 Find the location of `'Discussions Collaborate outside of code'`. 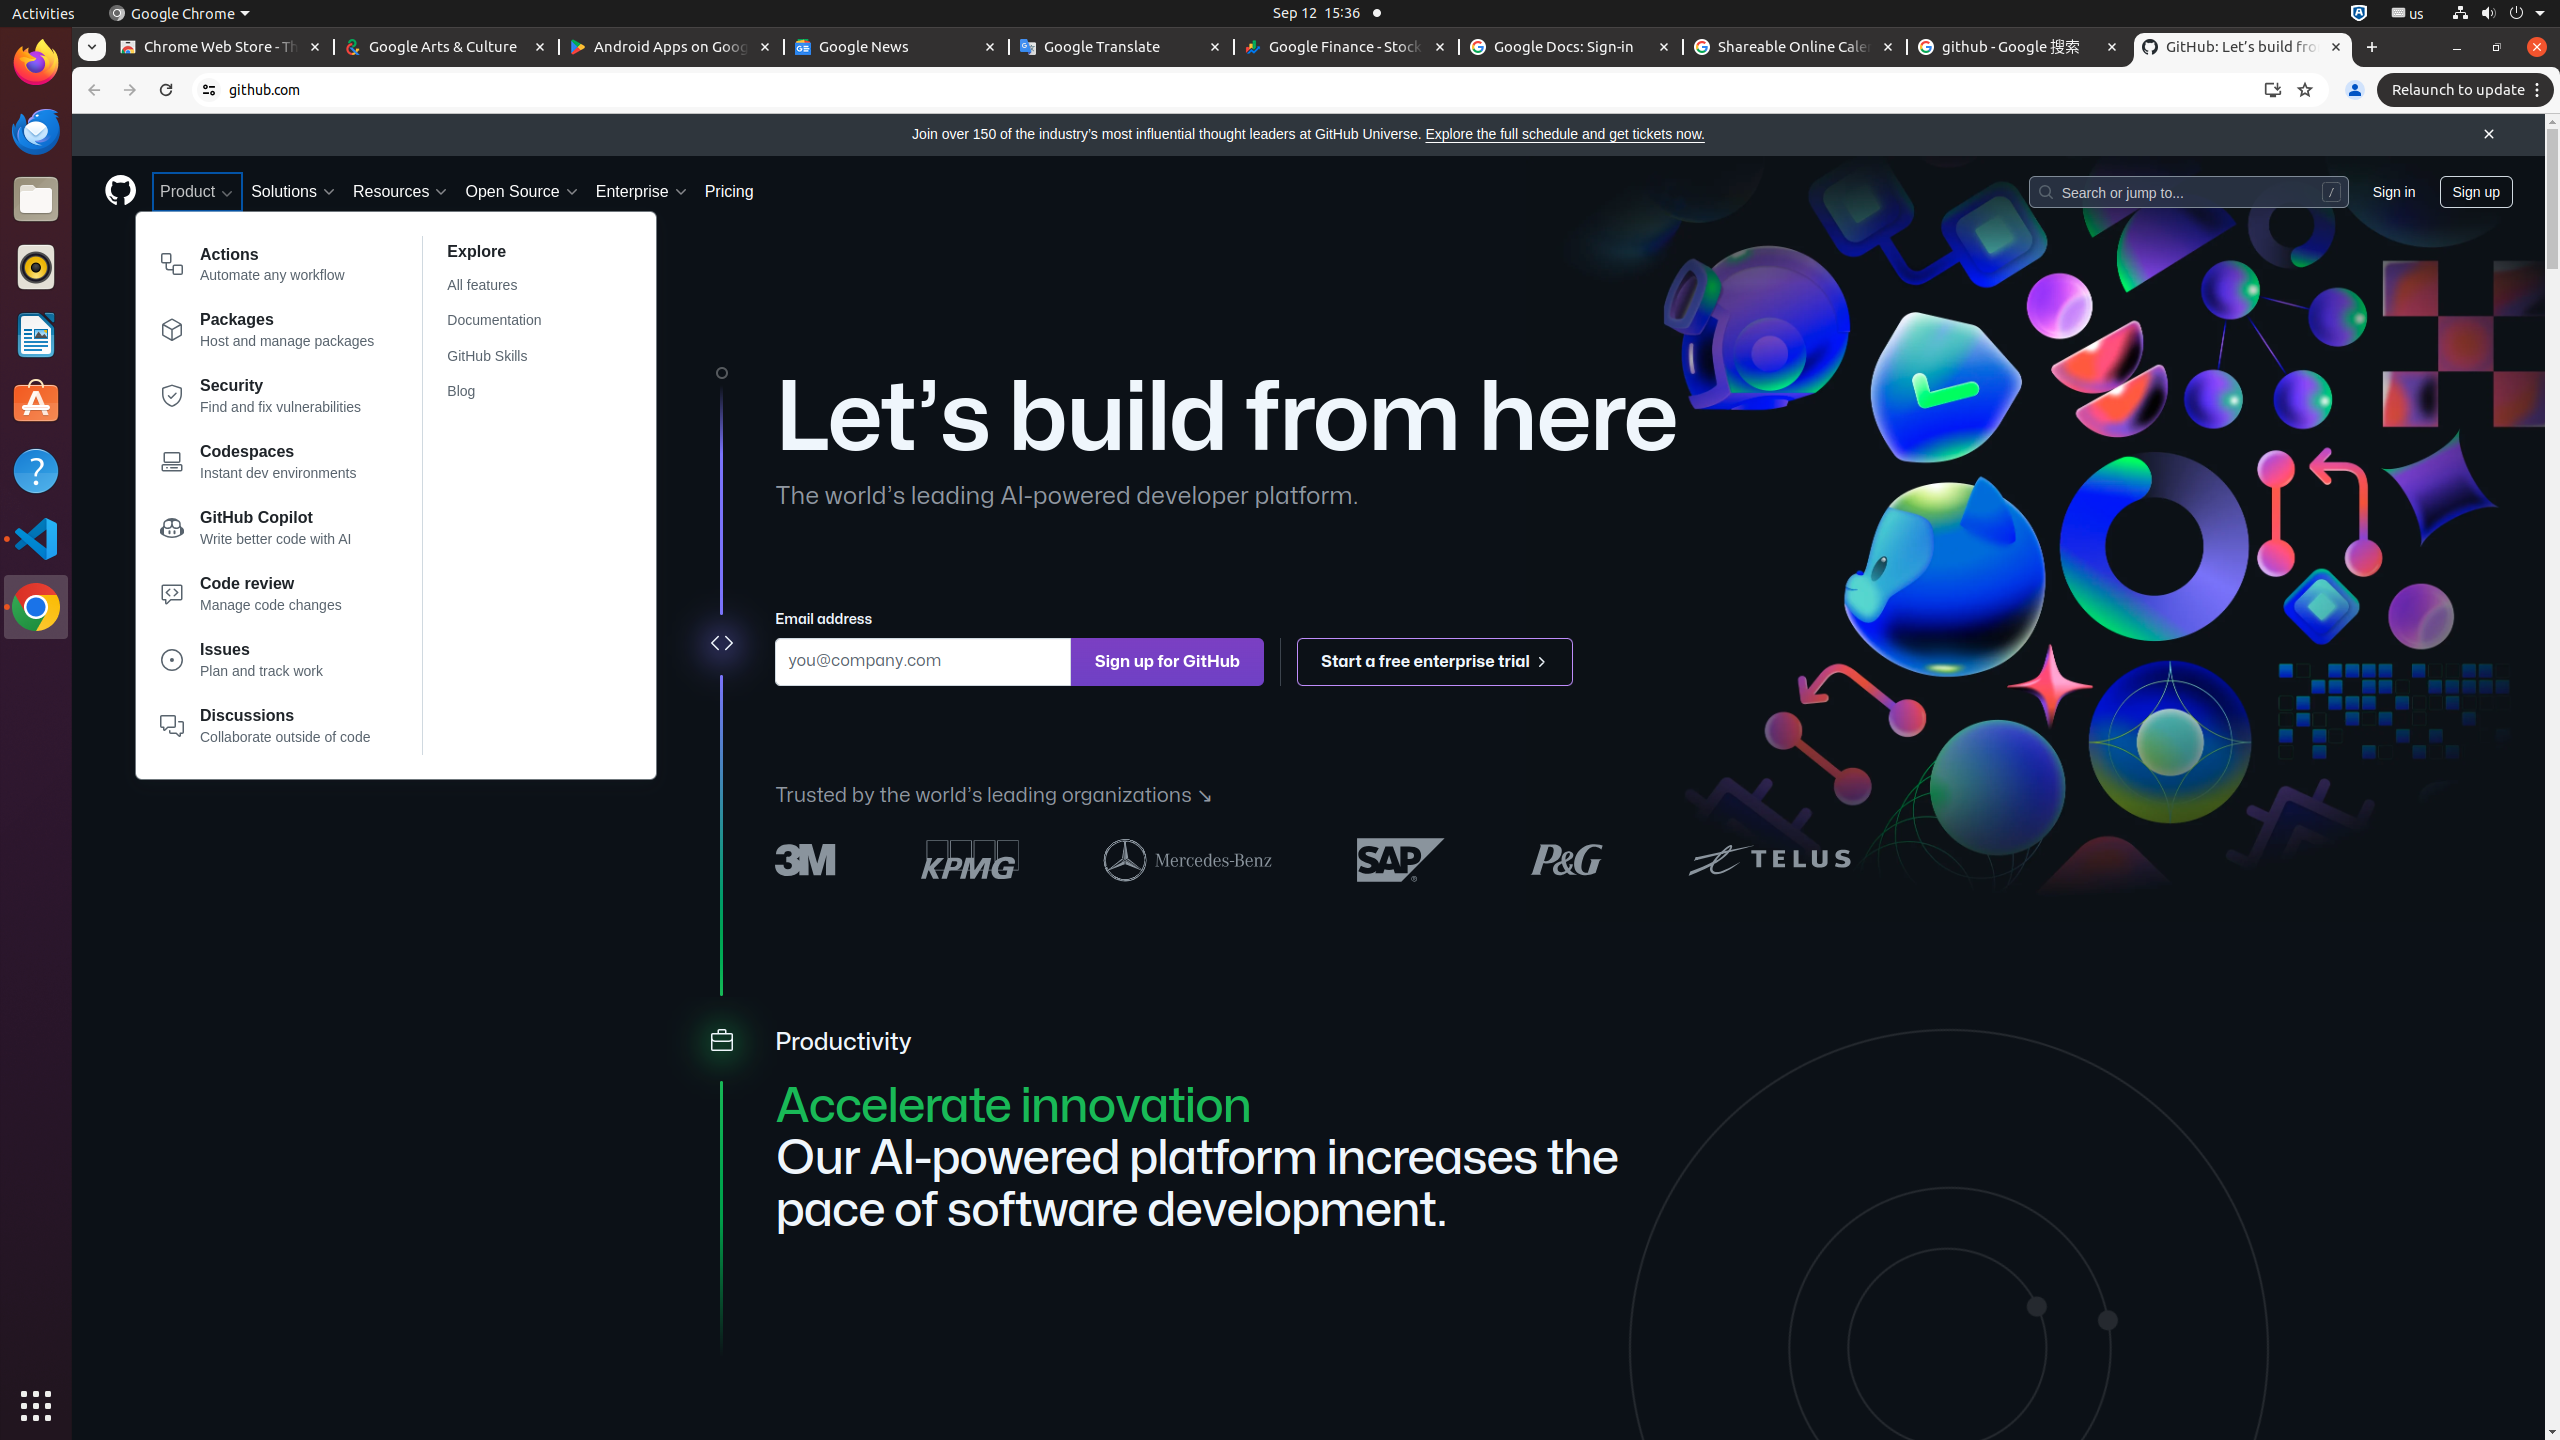

'Discussions Collaborate outside of code' is located at coordinates (266, 725).